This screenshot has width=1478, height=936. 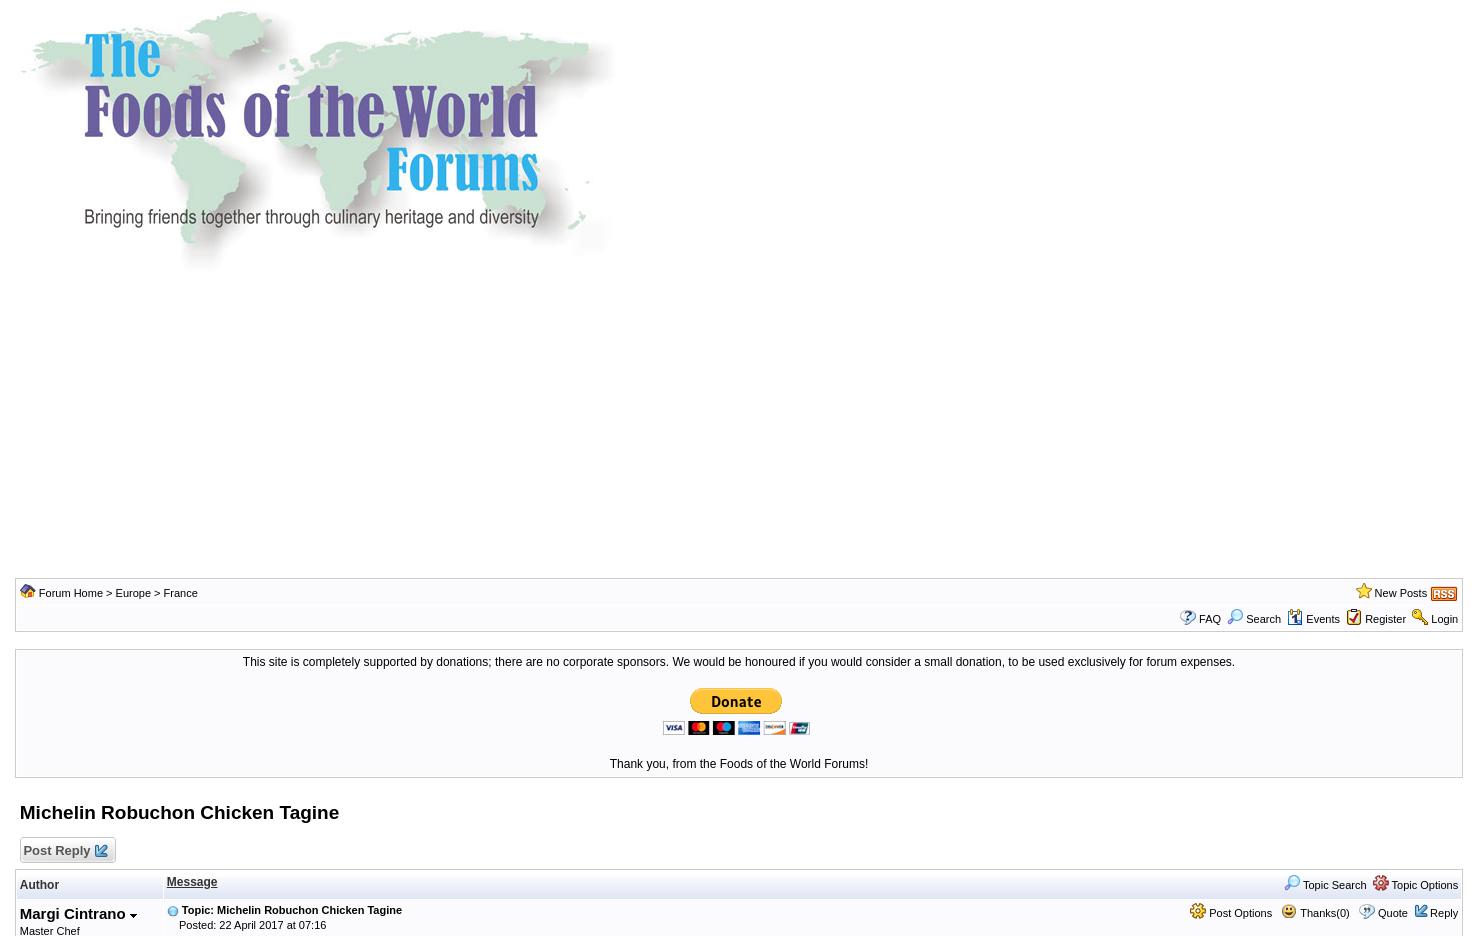 I want to click on 'Topic Options', so click(x=1386, y=882).